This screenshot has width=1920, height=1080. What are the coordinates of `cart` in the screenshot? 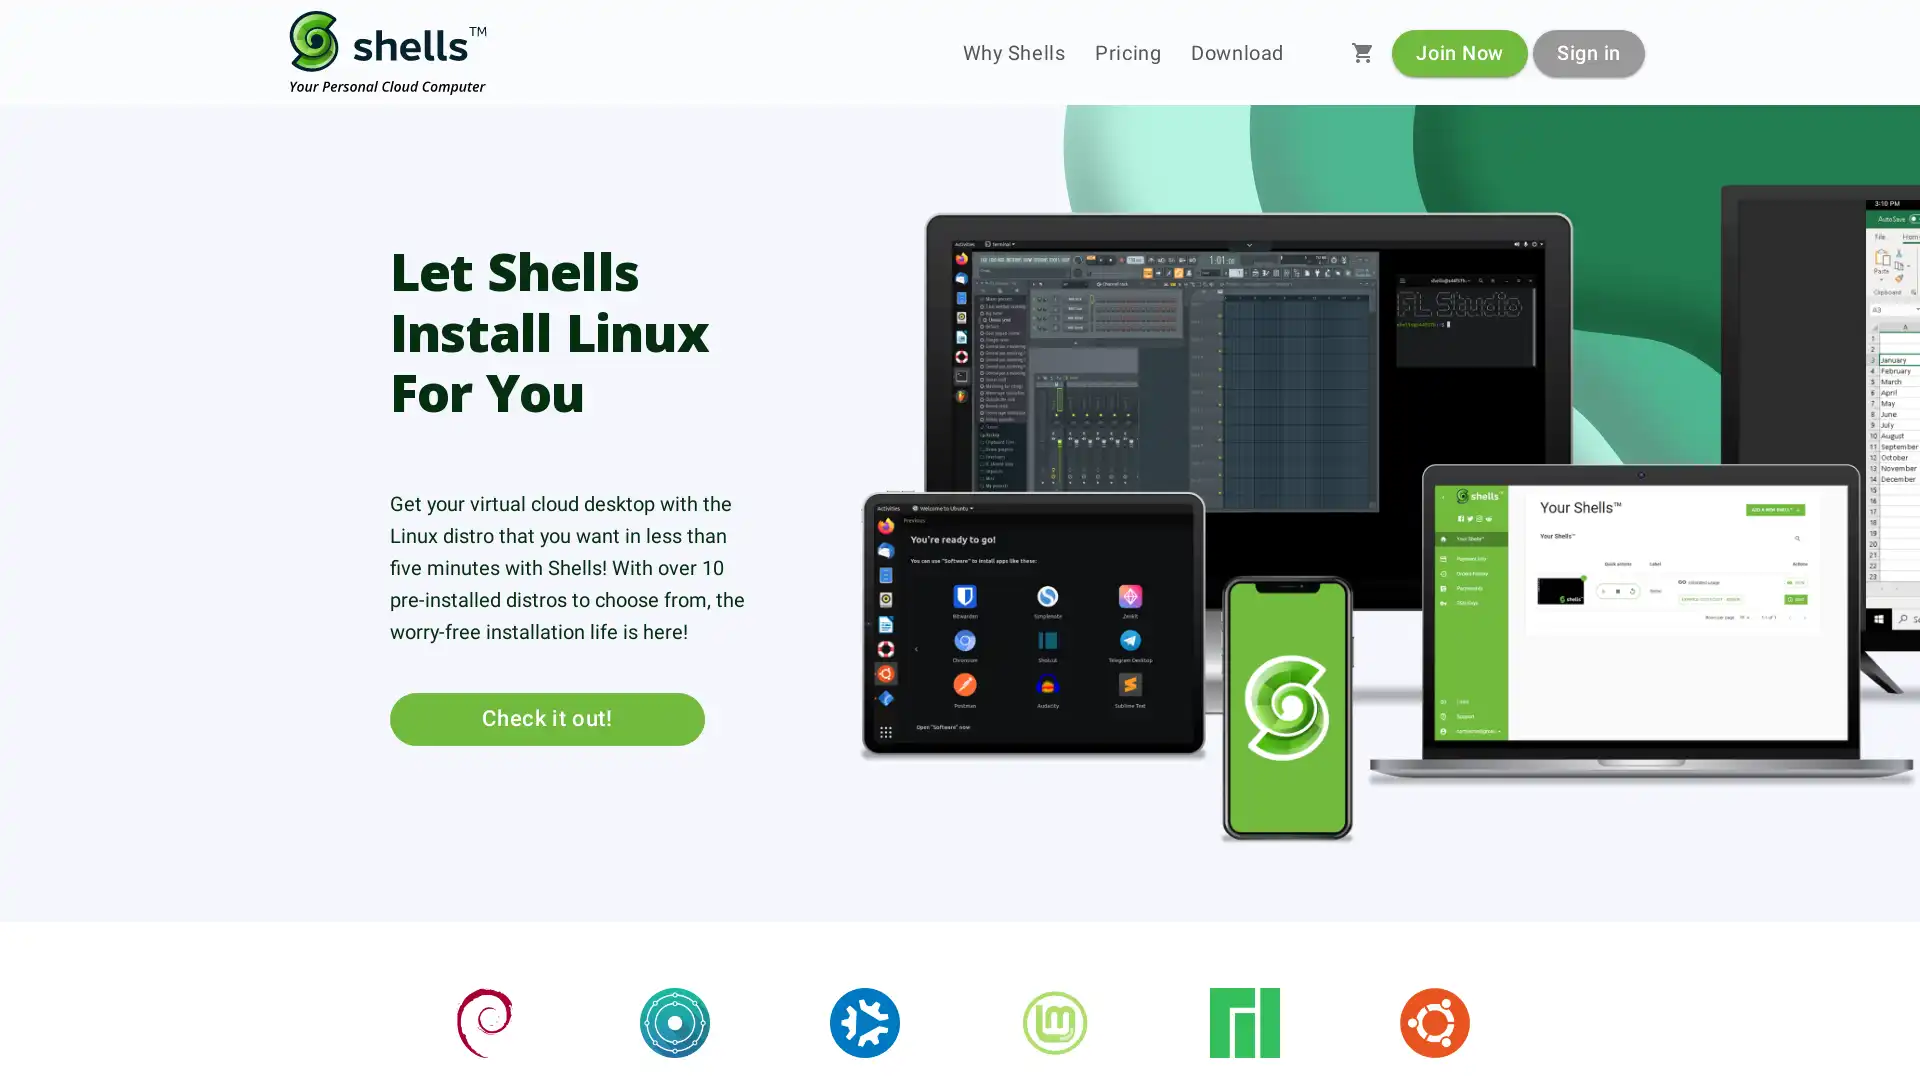 It's located at (1362, 52).